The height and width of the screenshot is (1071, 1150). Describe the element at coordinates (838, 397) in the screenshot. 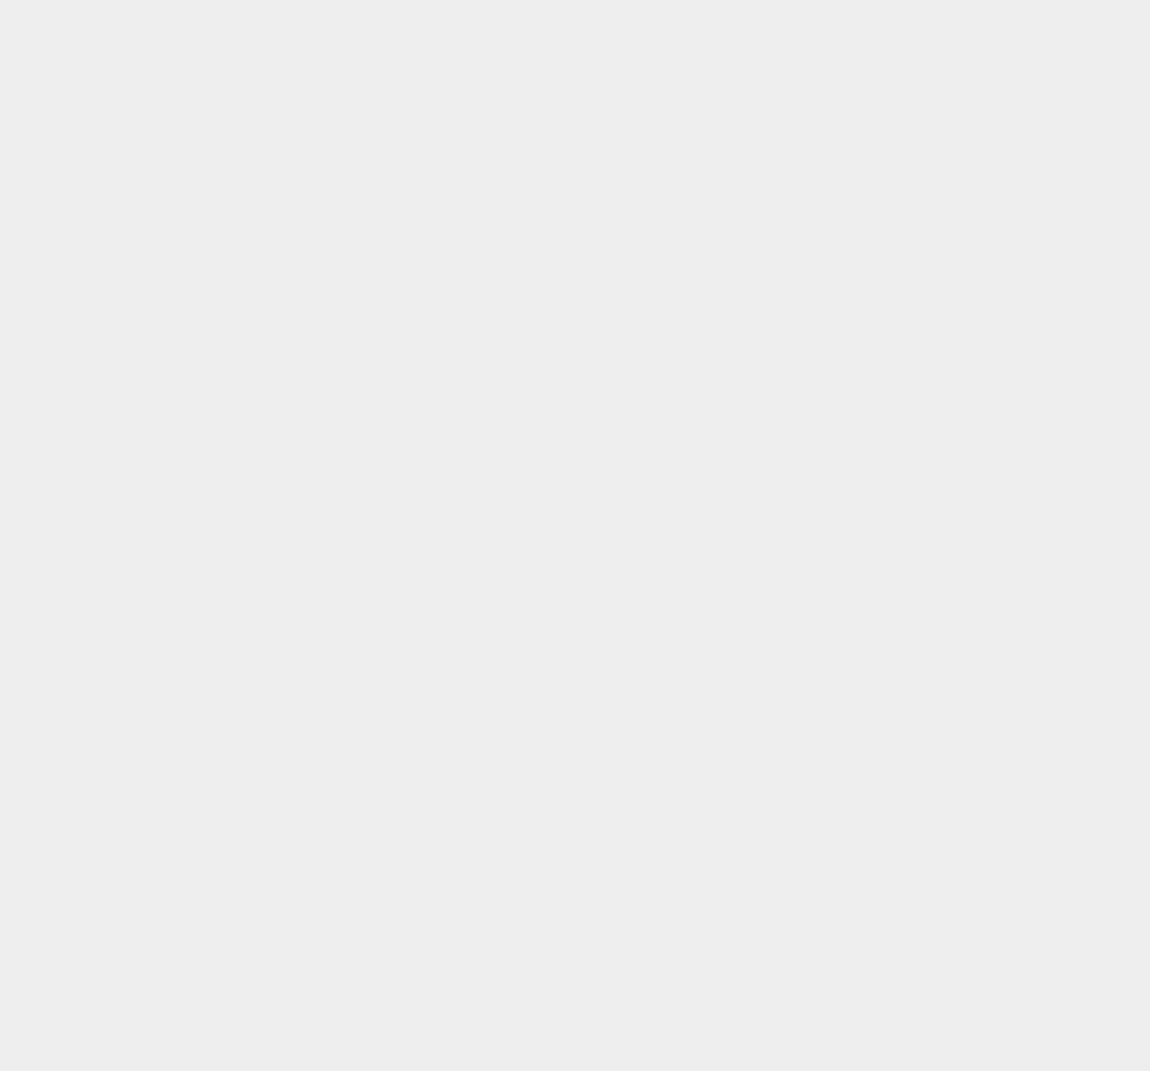

I see `'SkyDrive'` at that location.